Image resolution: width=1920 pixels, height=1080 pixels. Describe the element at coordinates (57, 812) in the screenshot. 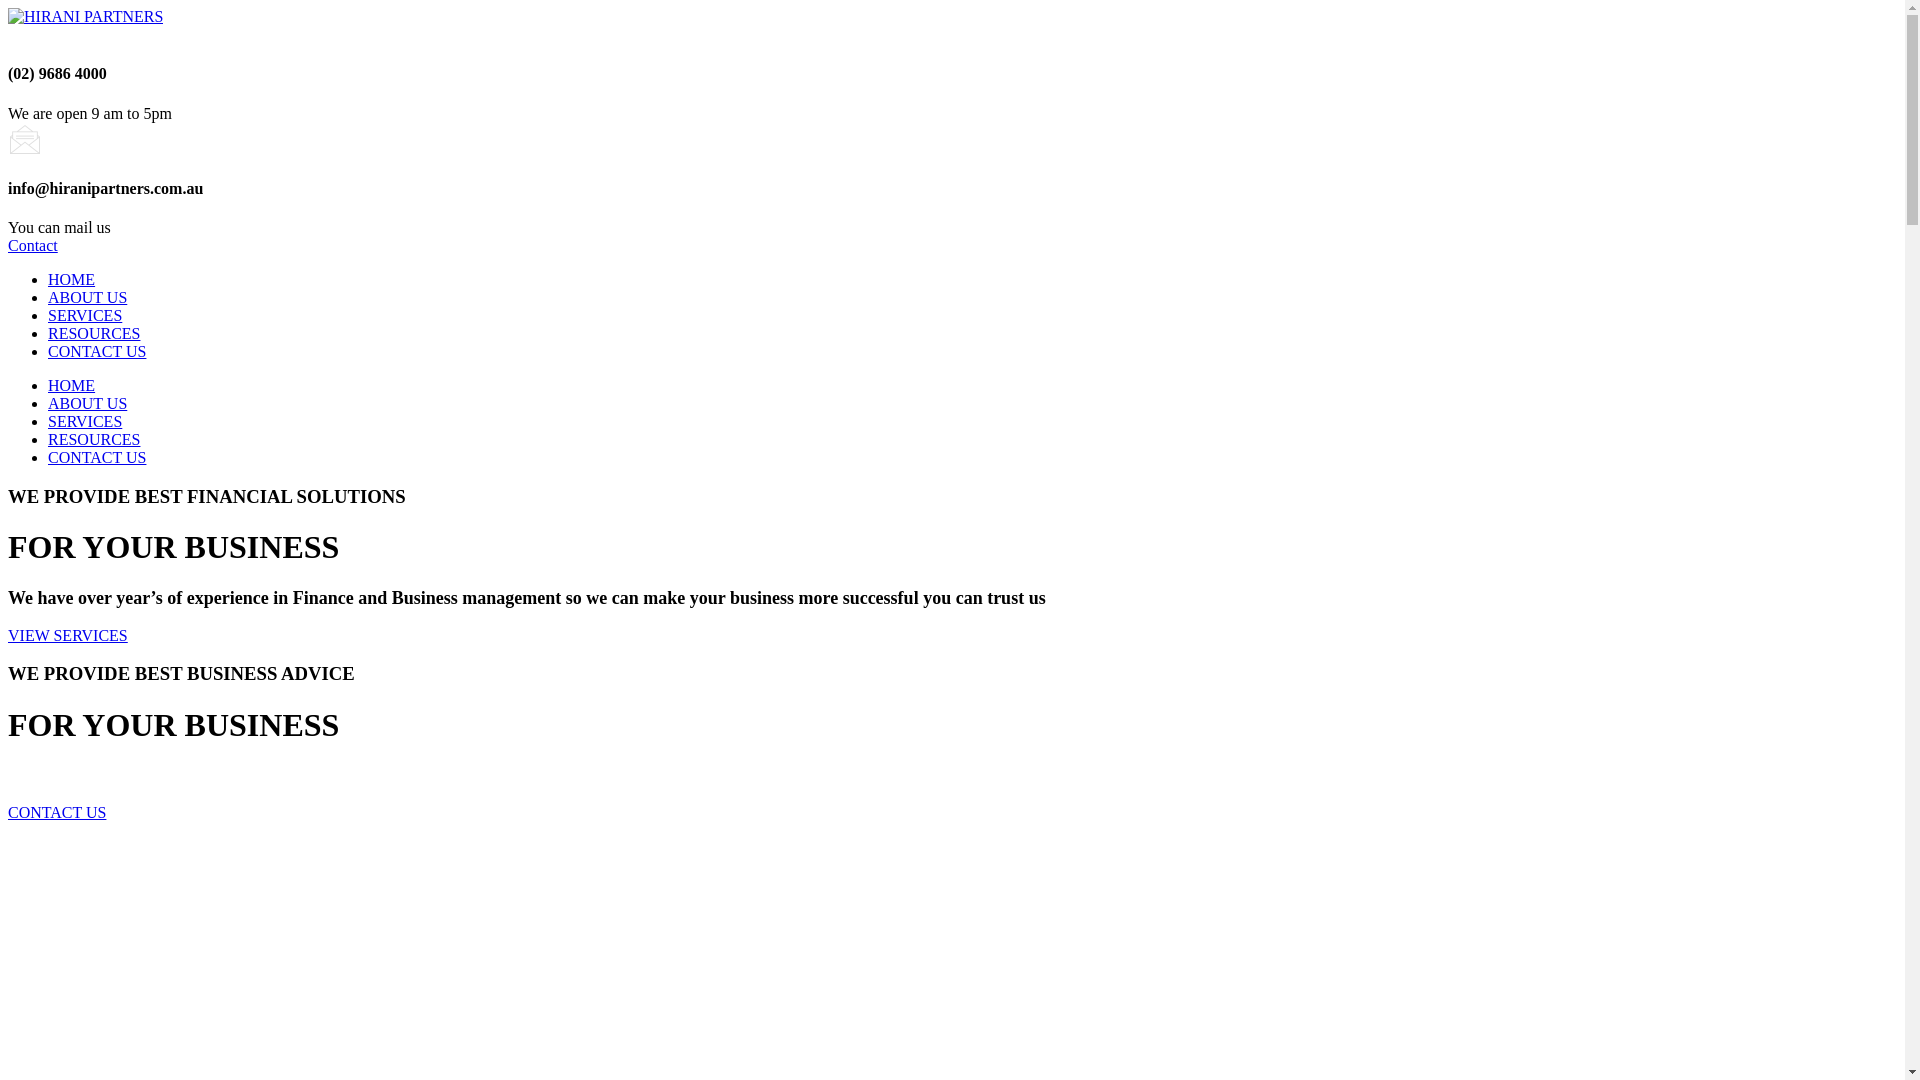

I see `'CONTACT US'` at that location.